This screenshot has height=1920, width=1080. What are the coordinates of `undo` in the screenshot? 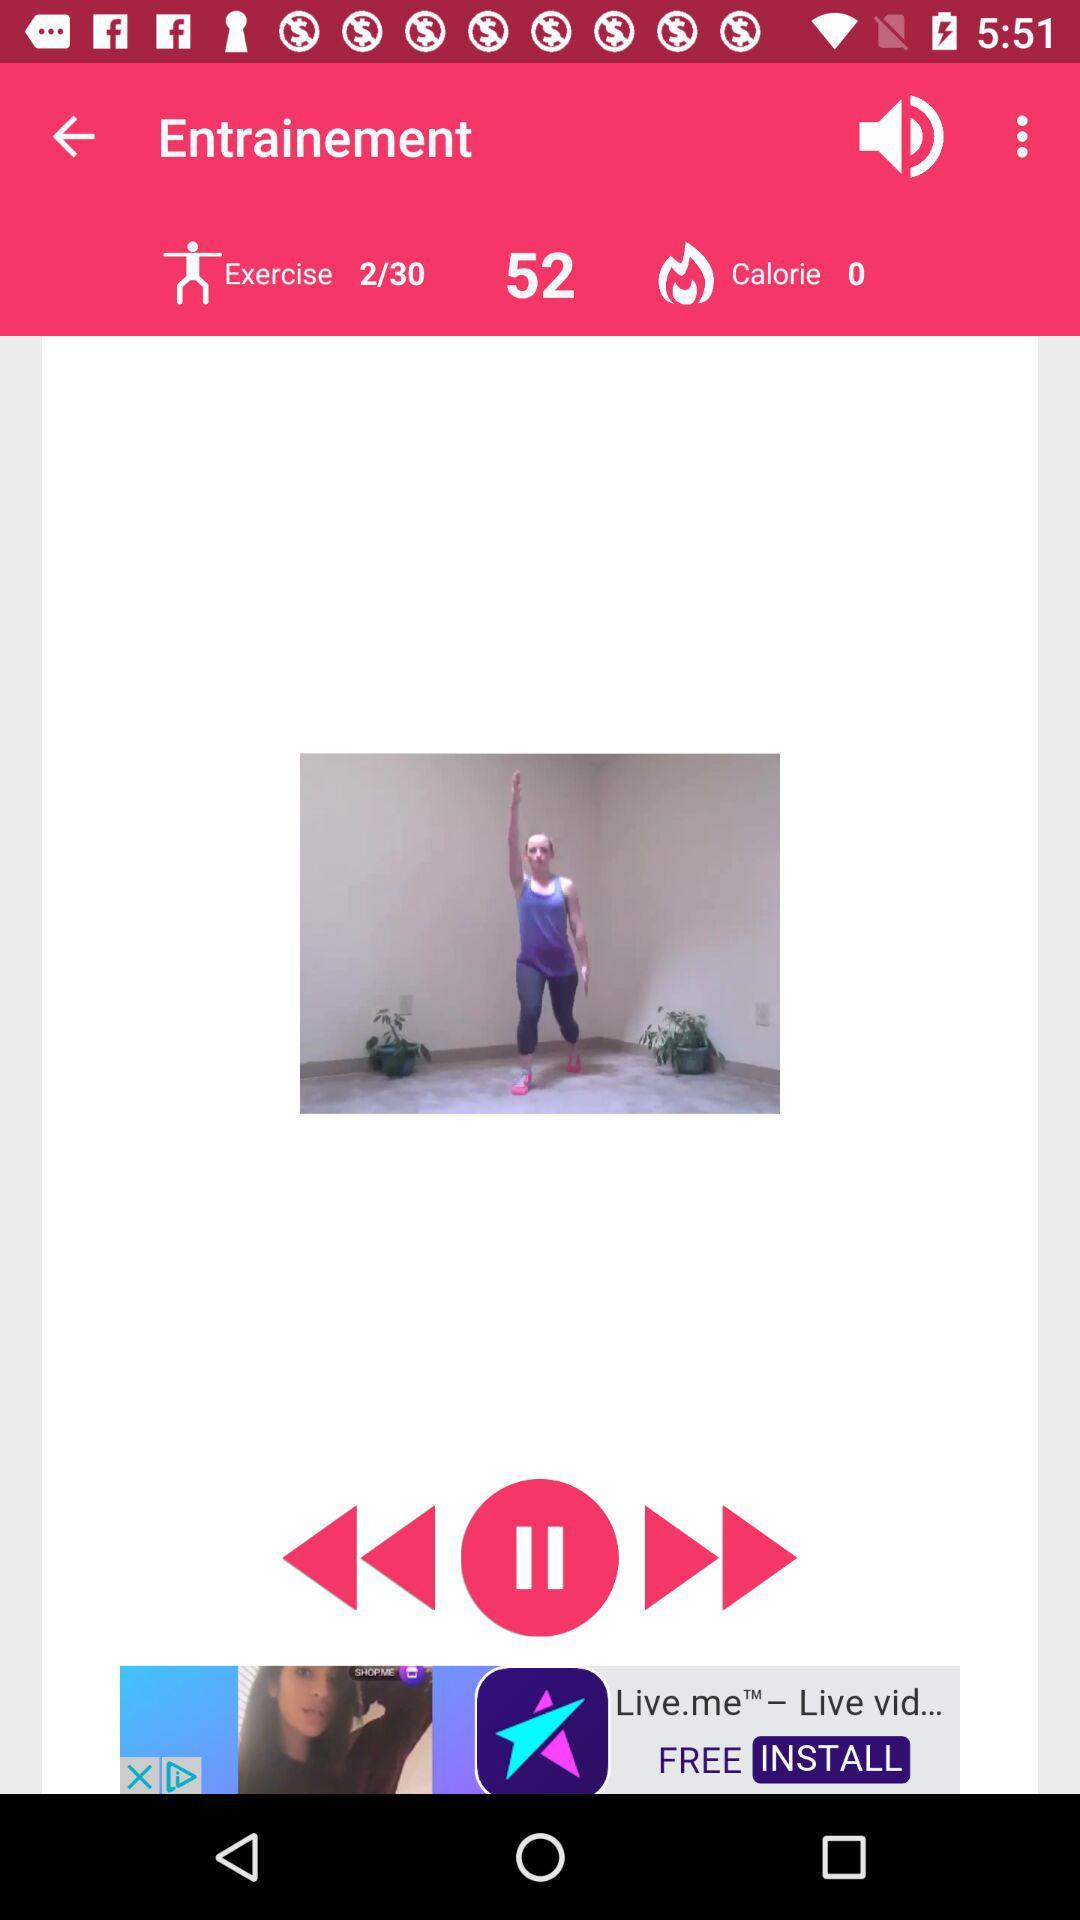 It's located at (357, 1556).